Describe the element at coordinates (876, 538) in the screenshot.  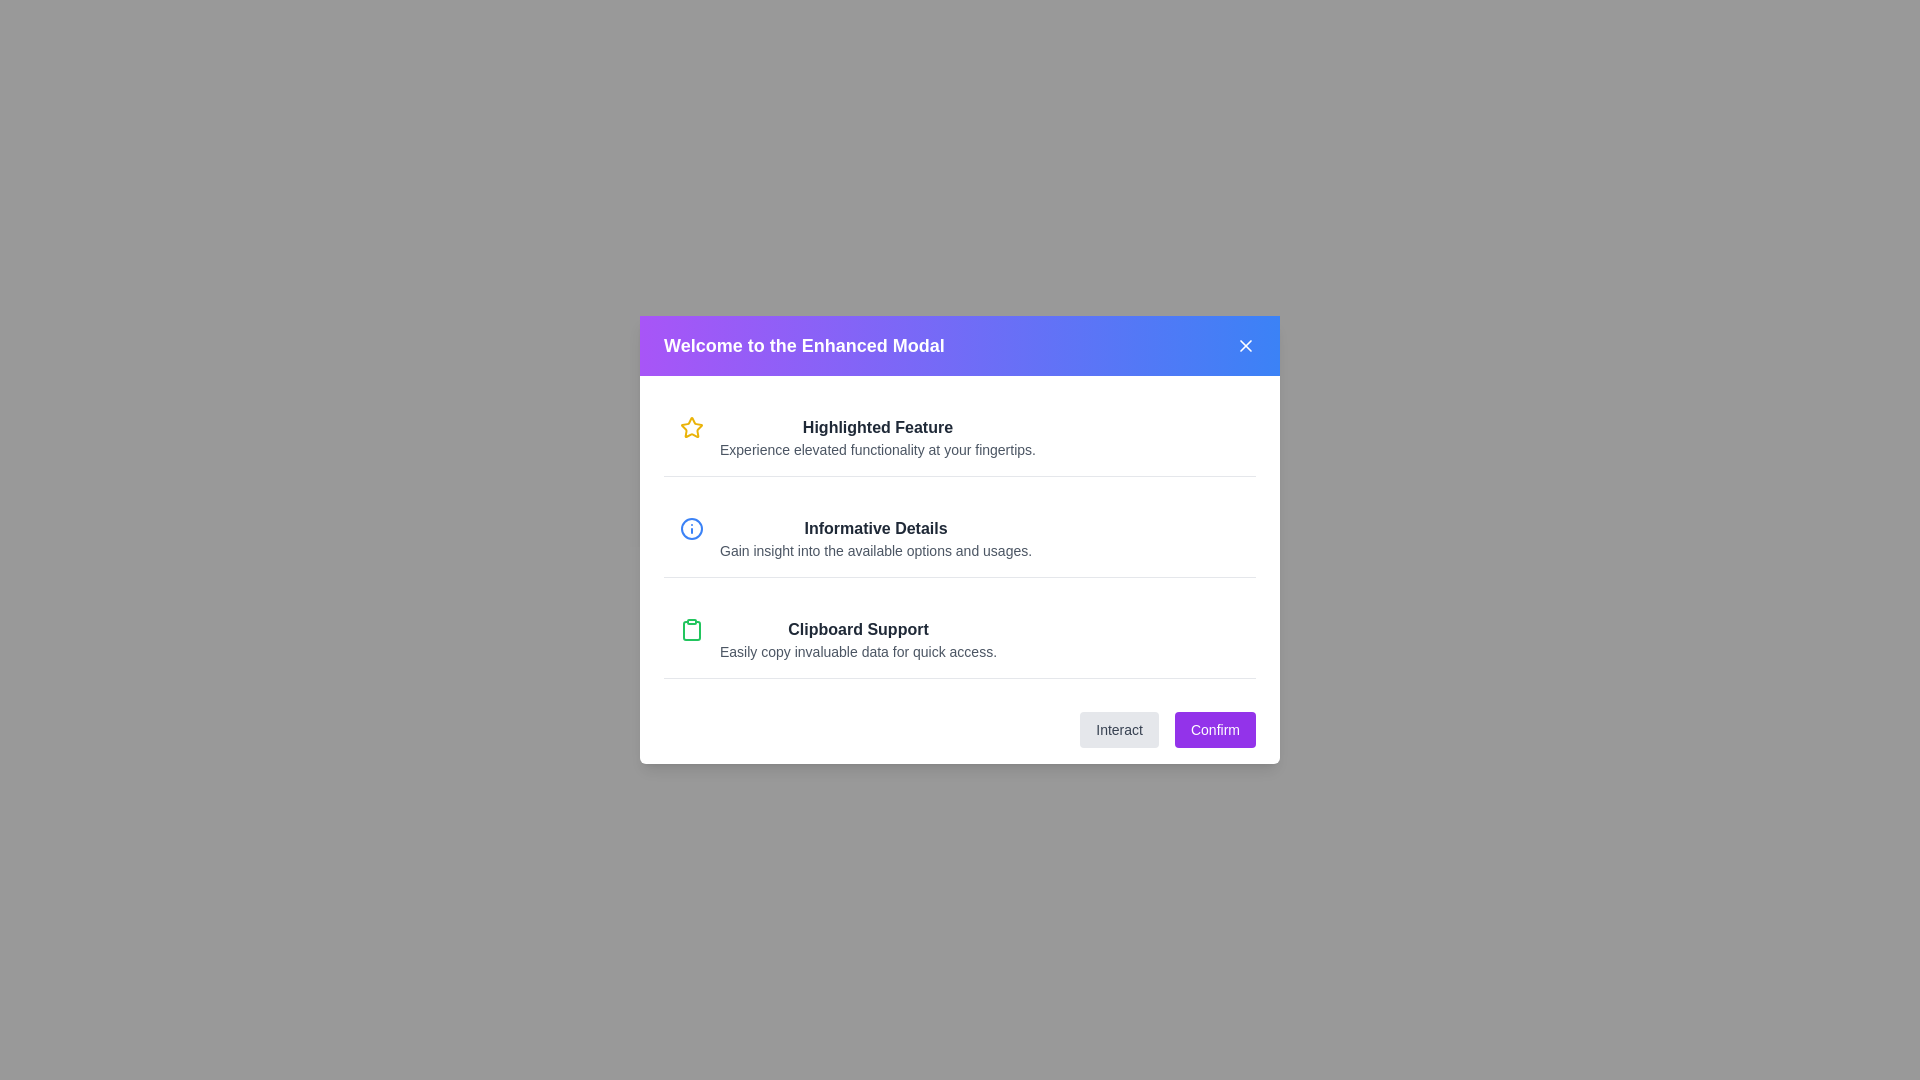
I see `the Text block located in the middle of the modal dialog box, specifically the second option in the vertical list, which provides detailed information about a feature or topic` at that location.